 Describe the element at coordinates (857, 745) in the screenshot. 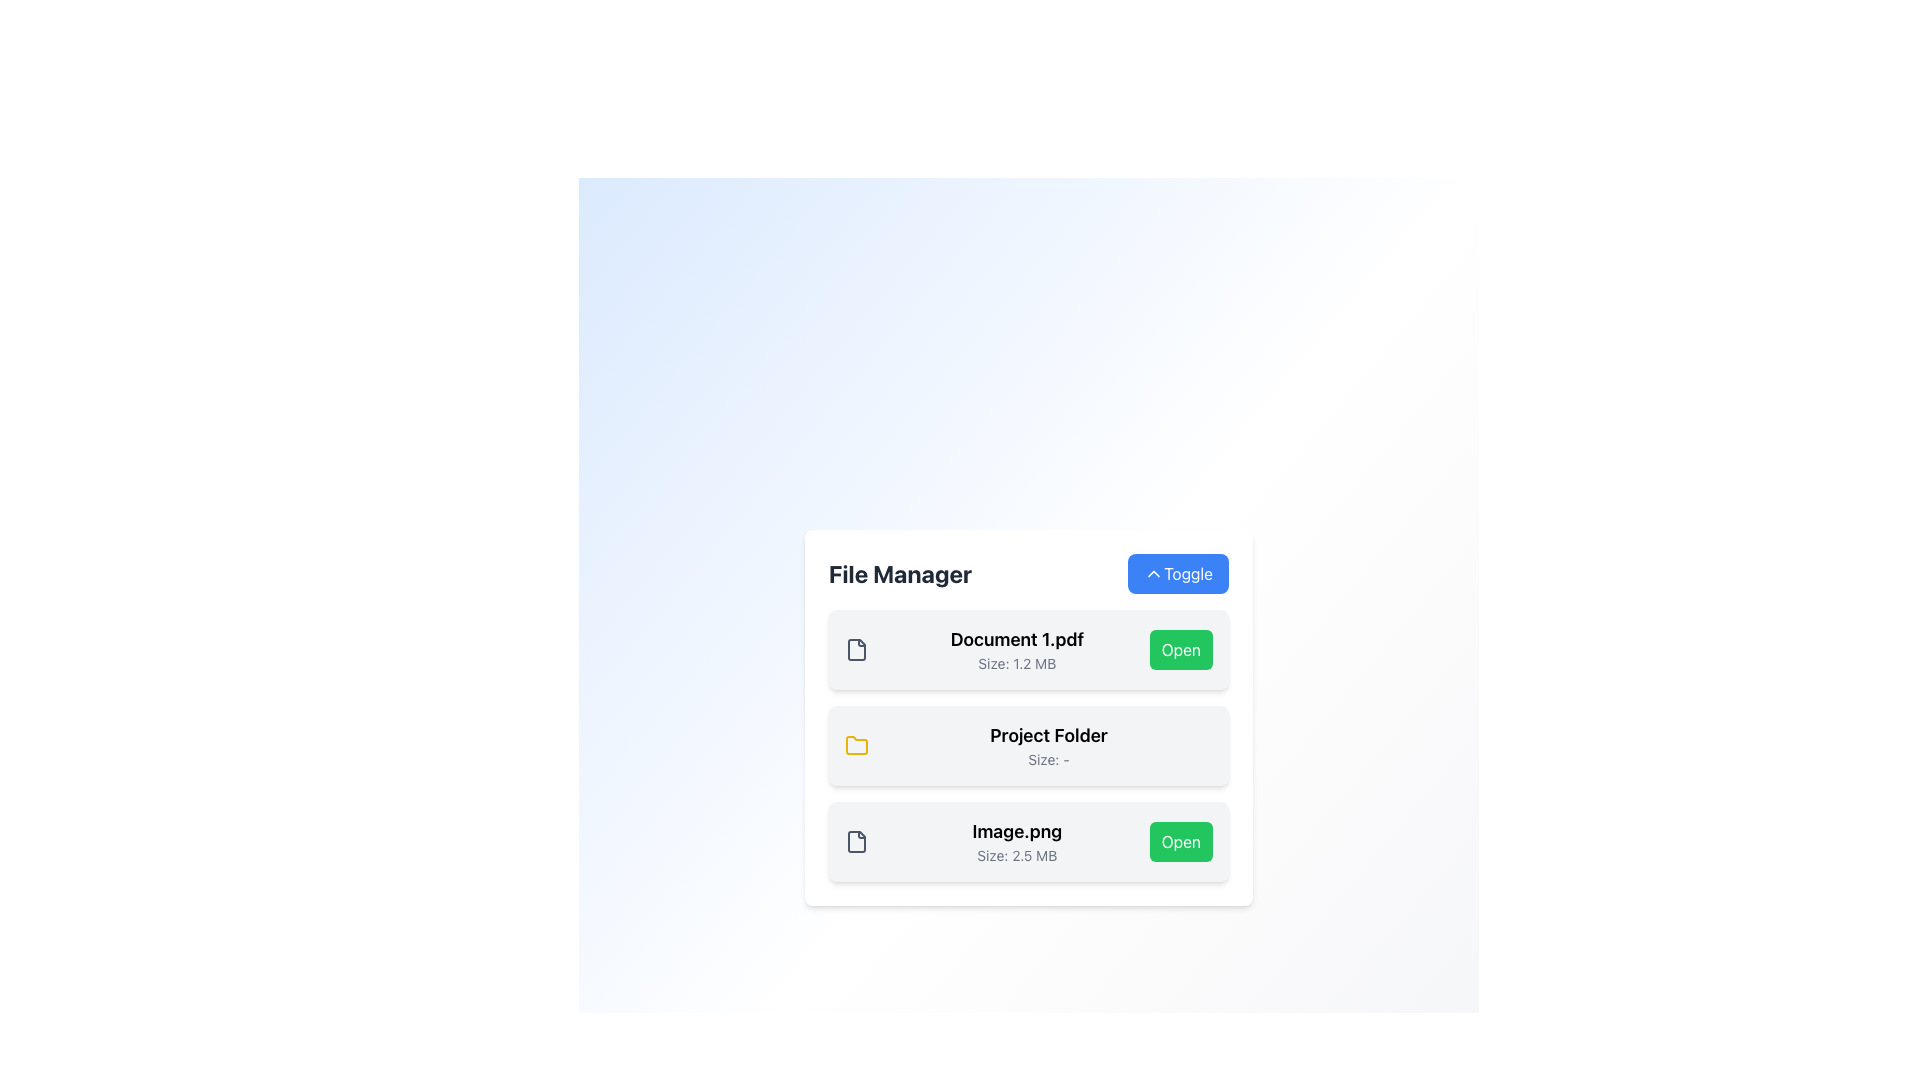

I see `the yellow folder icon located next to the text 'Project Folder' in the card-like interface` at that location.